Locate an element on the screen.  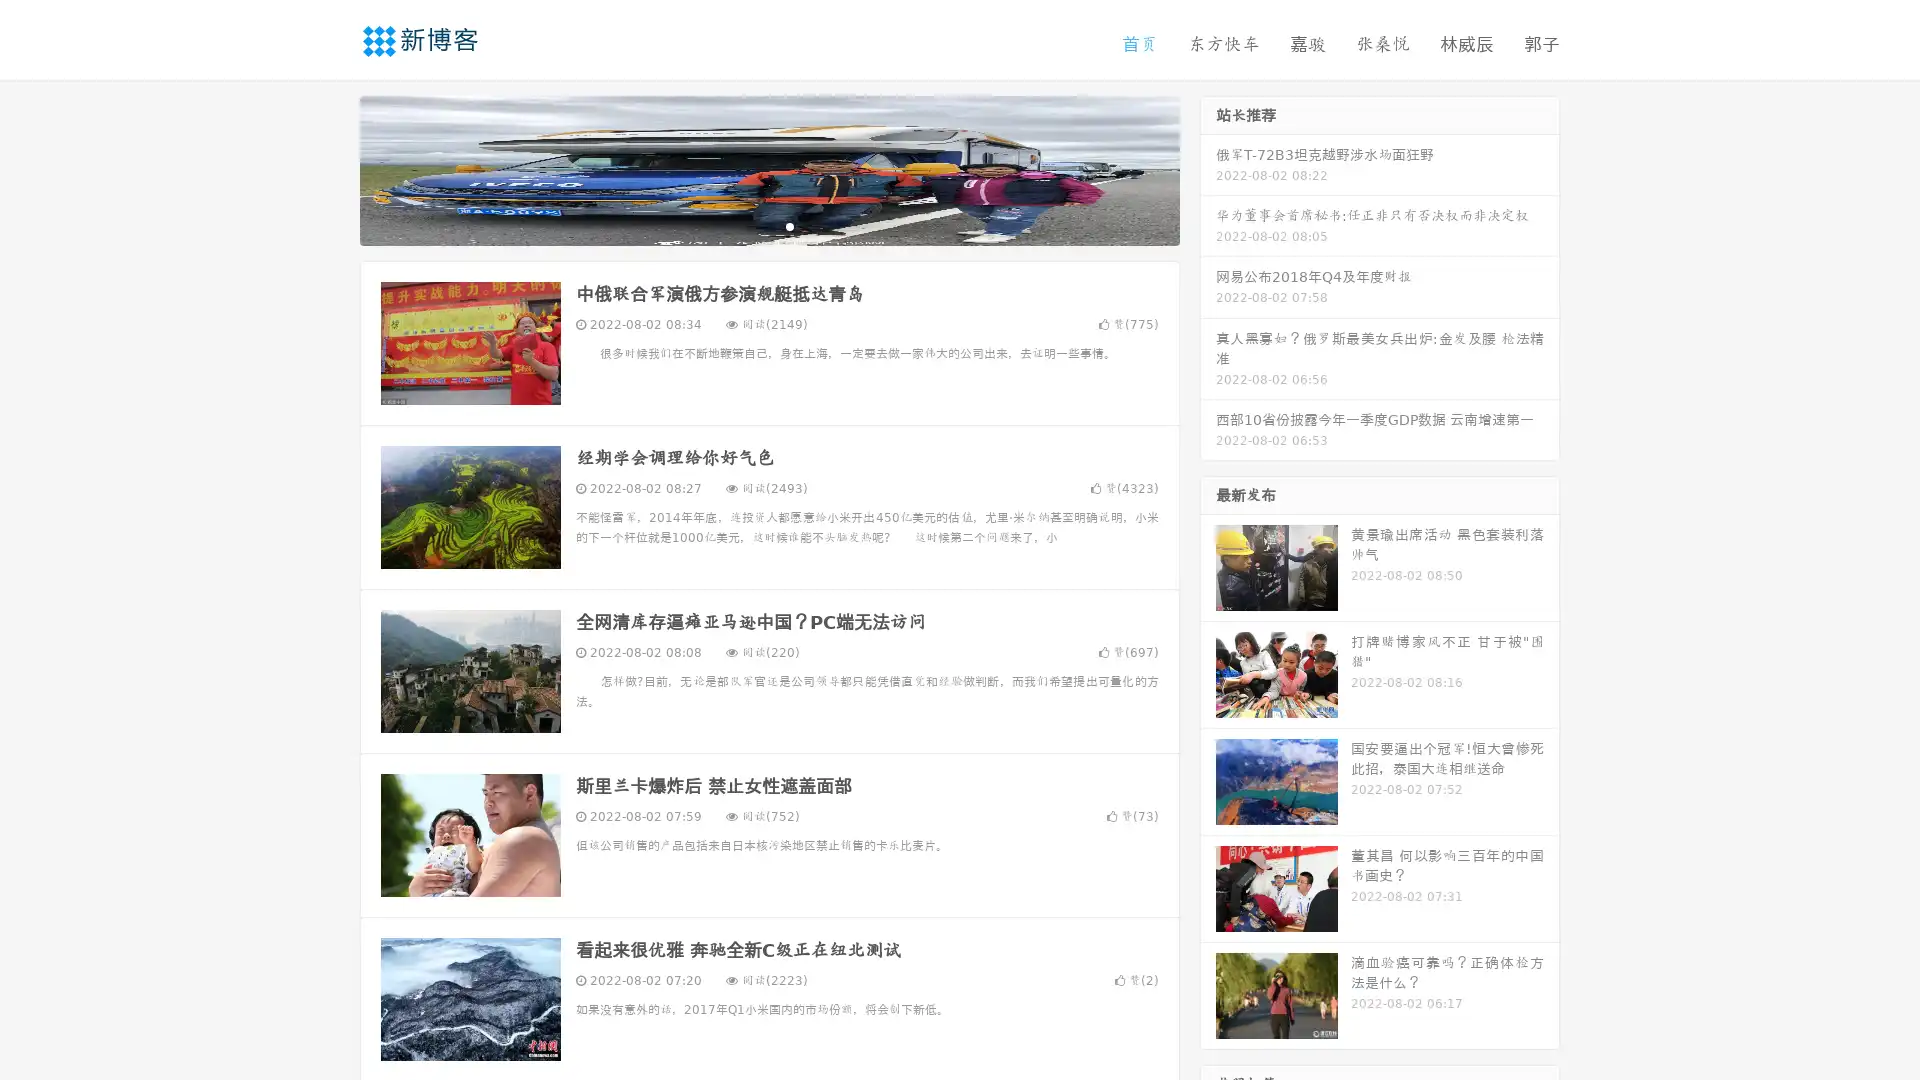
Previous slide is located at coordinates (330, 168).